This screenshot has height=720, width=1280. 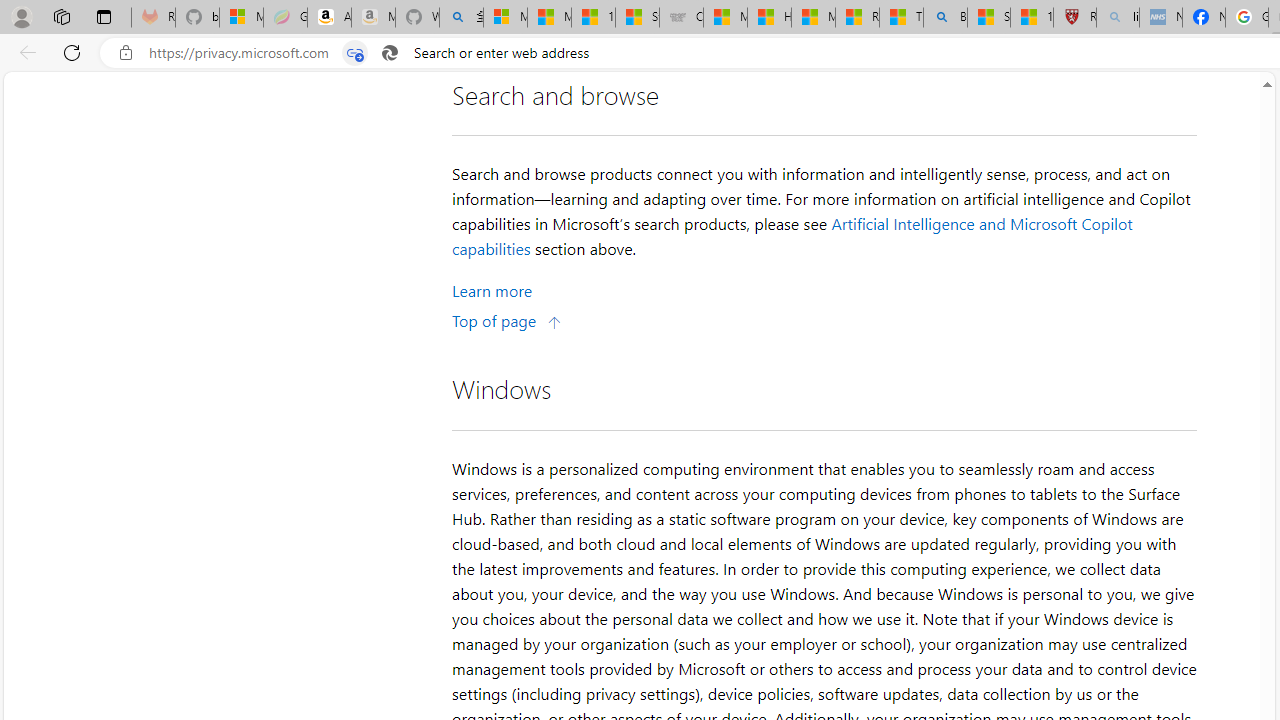 What do you see at coordinates (681, 17) in the screenshot?
I see `'Combat Siege'` at bounding box center [681, 17].